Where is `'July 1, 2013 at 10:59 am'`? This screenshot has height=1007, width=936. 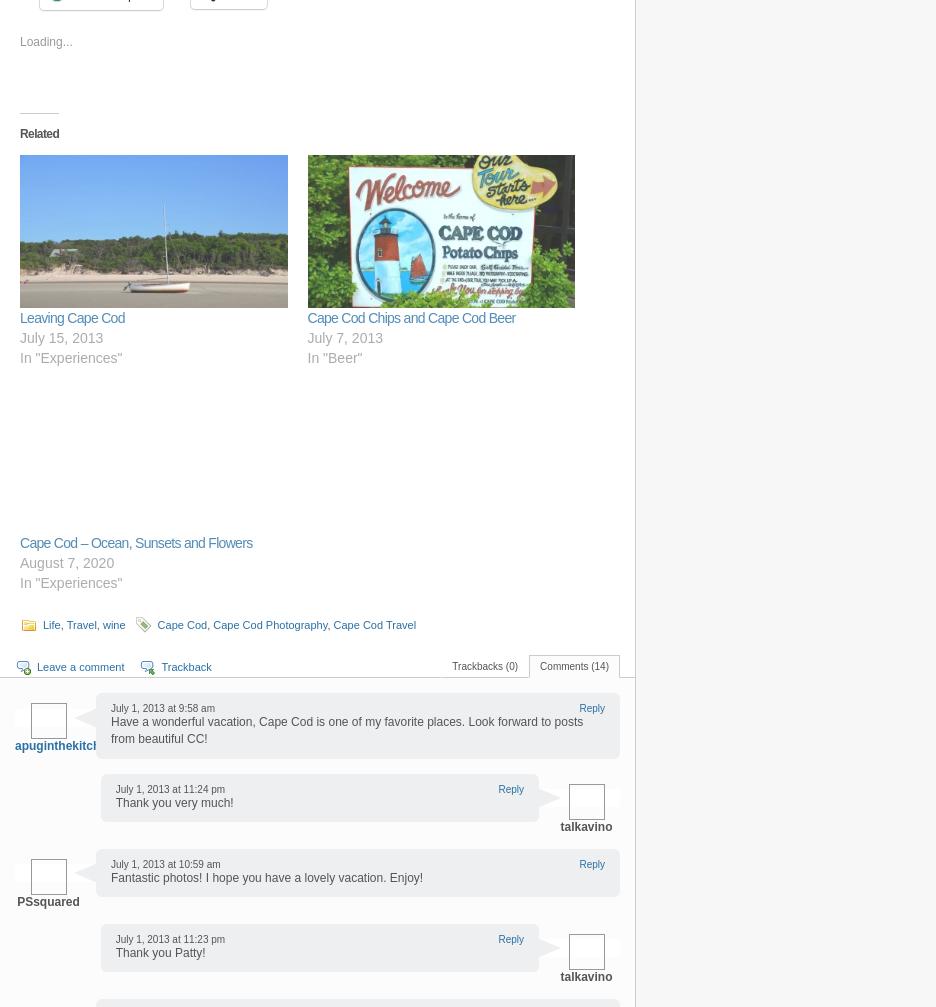
'July 1, 2013 at 10:59 am' is located at coordinates (164, 862).